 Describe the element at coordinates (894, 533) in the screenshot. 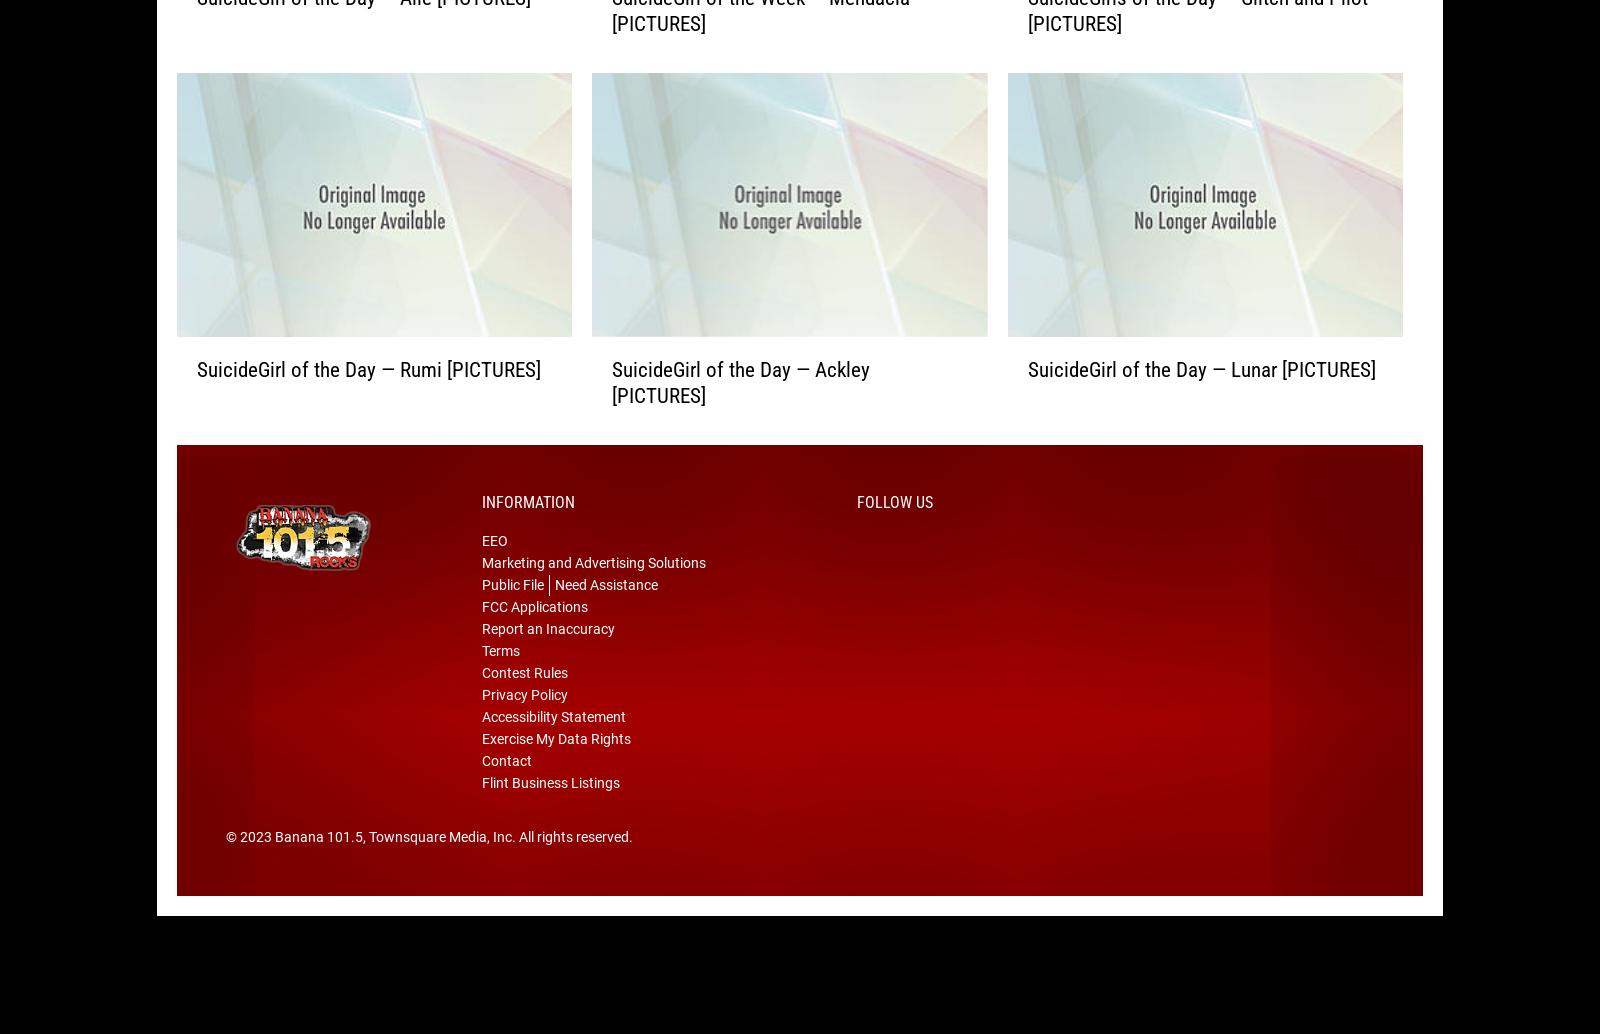

I see `'Follow Us'` at that location.